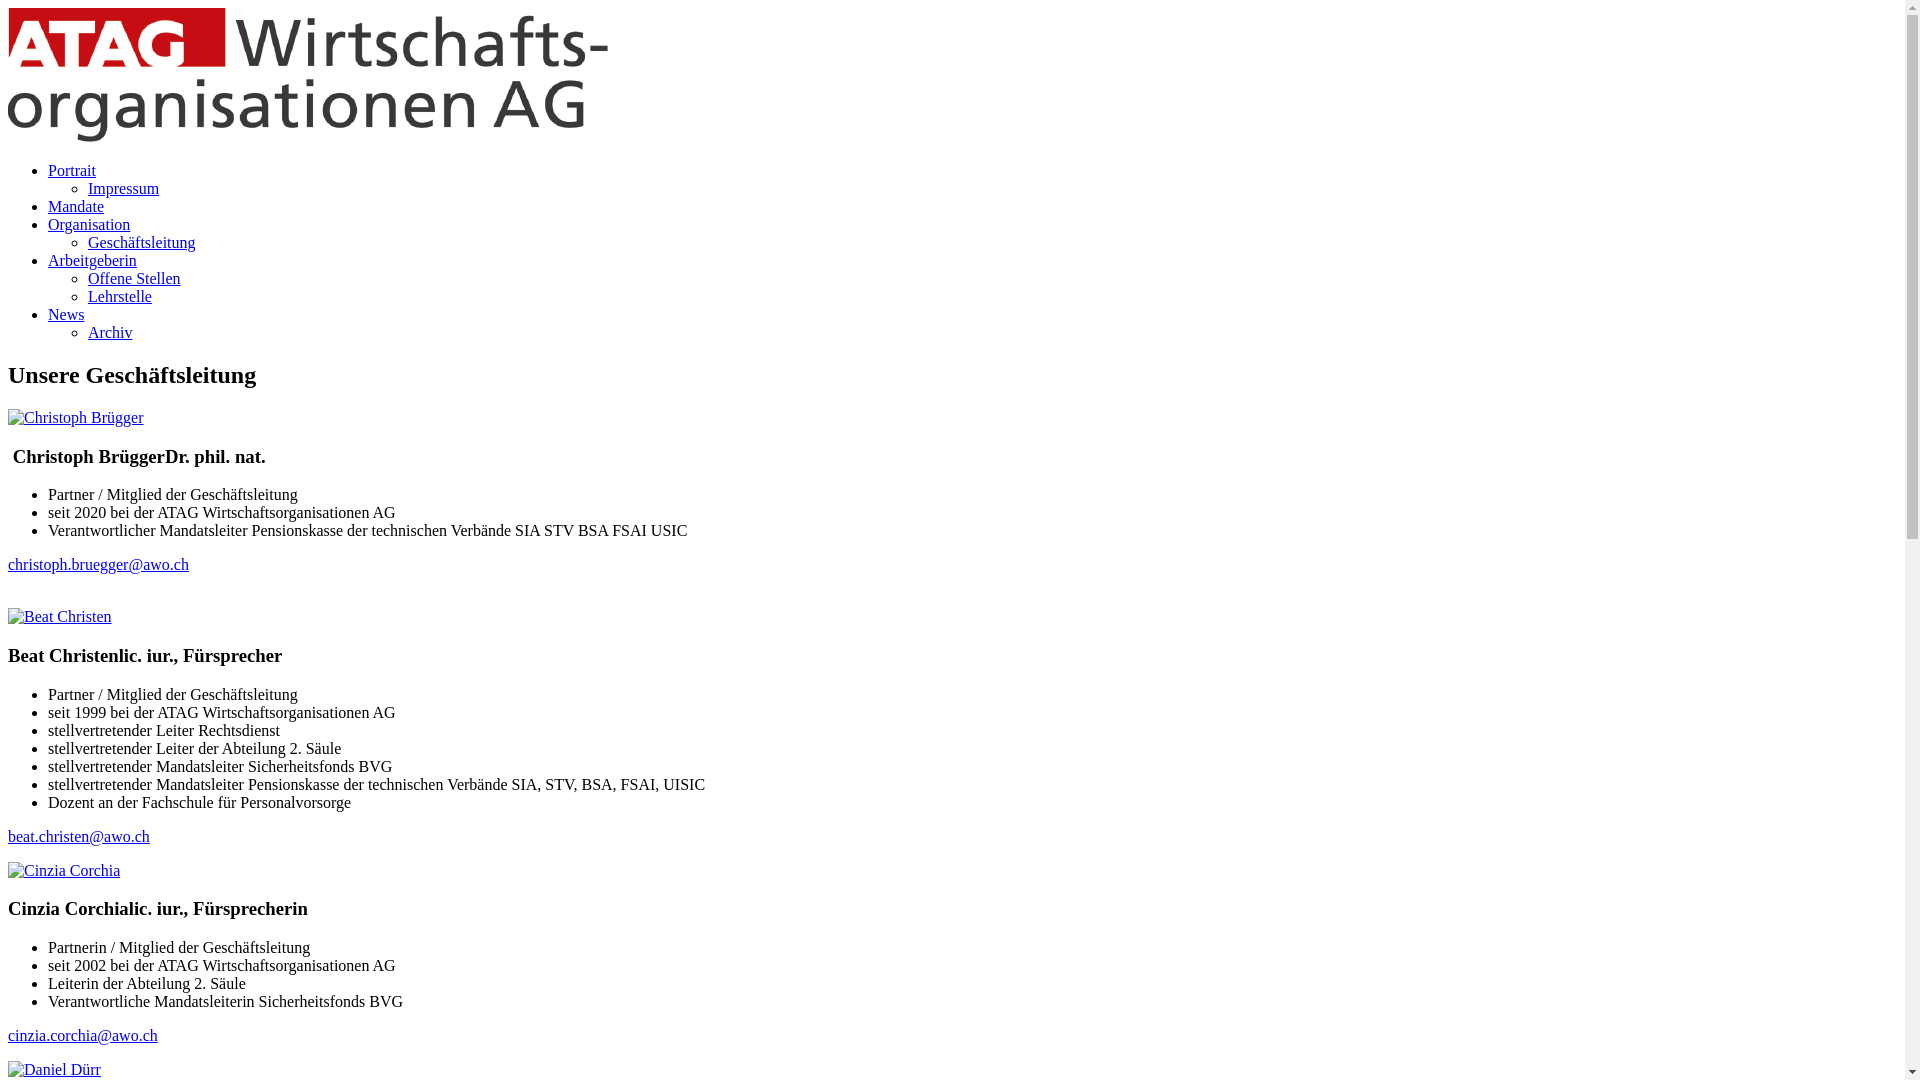  Describe the element at coordinates (122, 188) in the screenshot. I see `'Impressum'` at that location.